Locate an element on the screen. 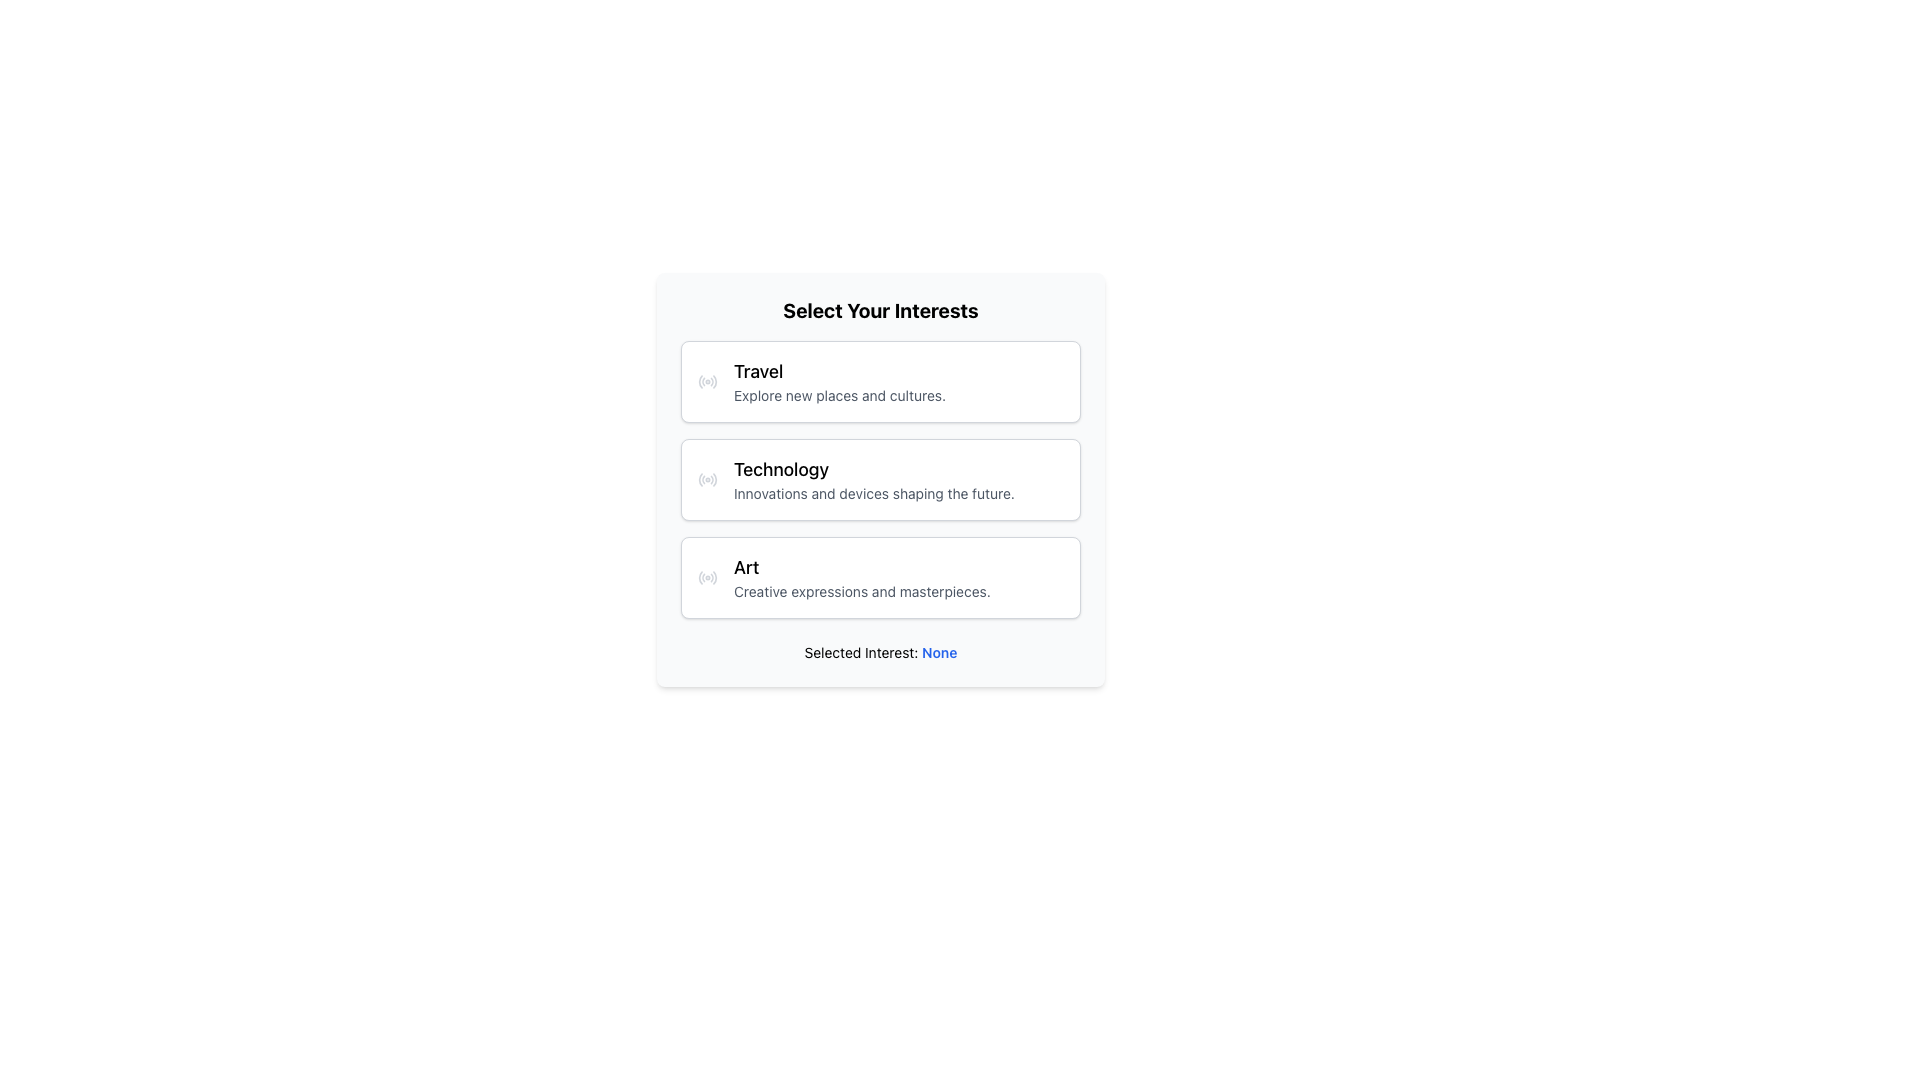 This screenshot has height=1080, width=1920. the text display stating 'Selected Interest: None.' which indicates the current selection state is located at coordinates (880, 652).